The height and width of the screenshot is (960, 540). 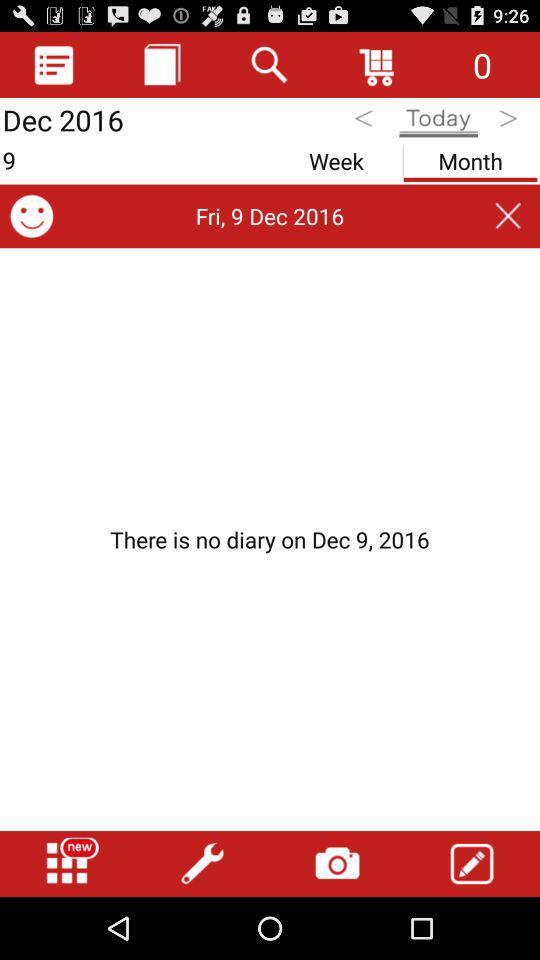 What do you see at coordinates (470, 156) in the screenshot?
I see `month` at bounding box center [470, 156].